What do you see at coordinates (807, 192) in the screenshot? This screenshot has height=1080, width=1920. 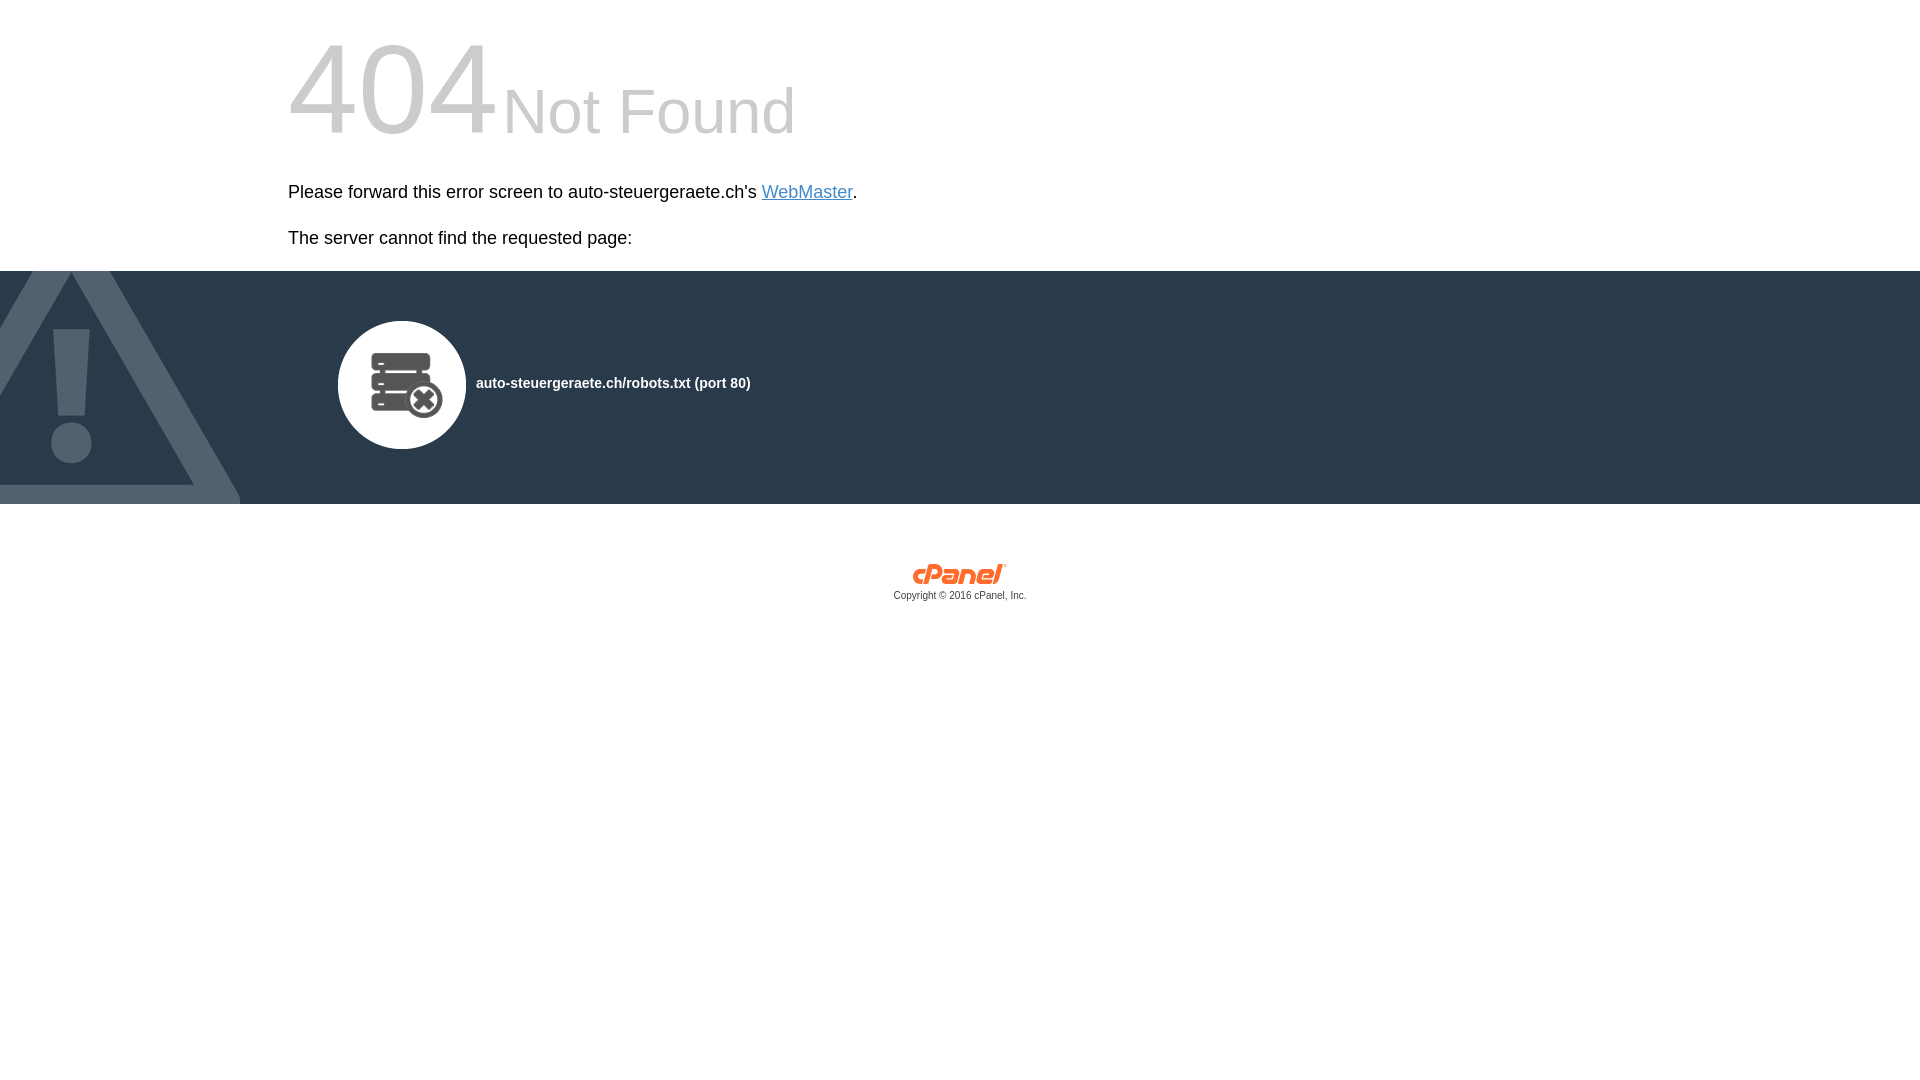 I see `'WebMaster'` at bounding box center [807, 192].